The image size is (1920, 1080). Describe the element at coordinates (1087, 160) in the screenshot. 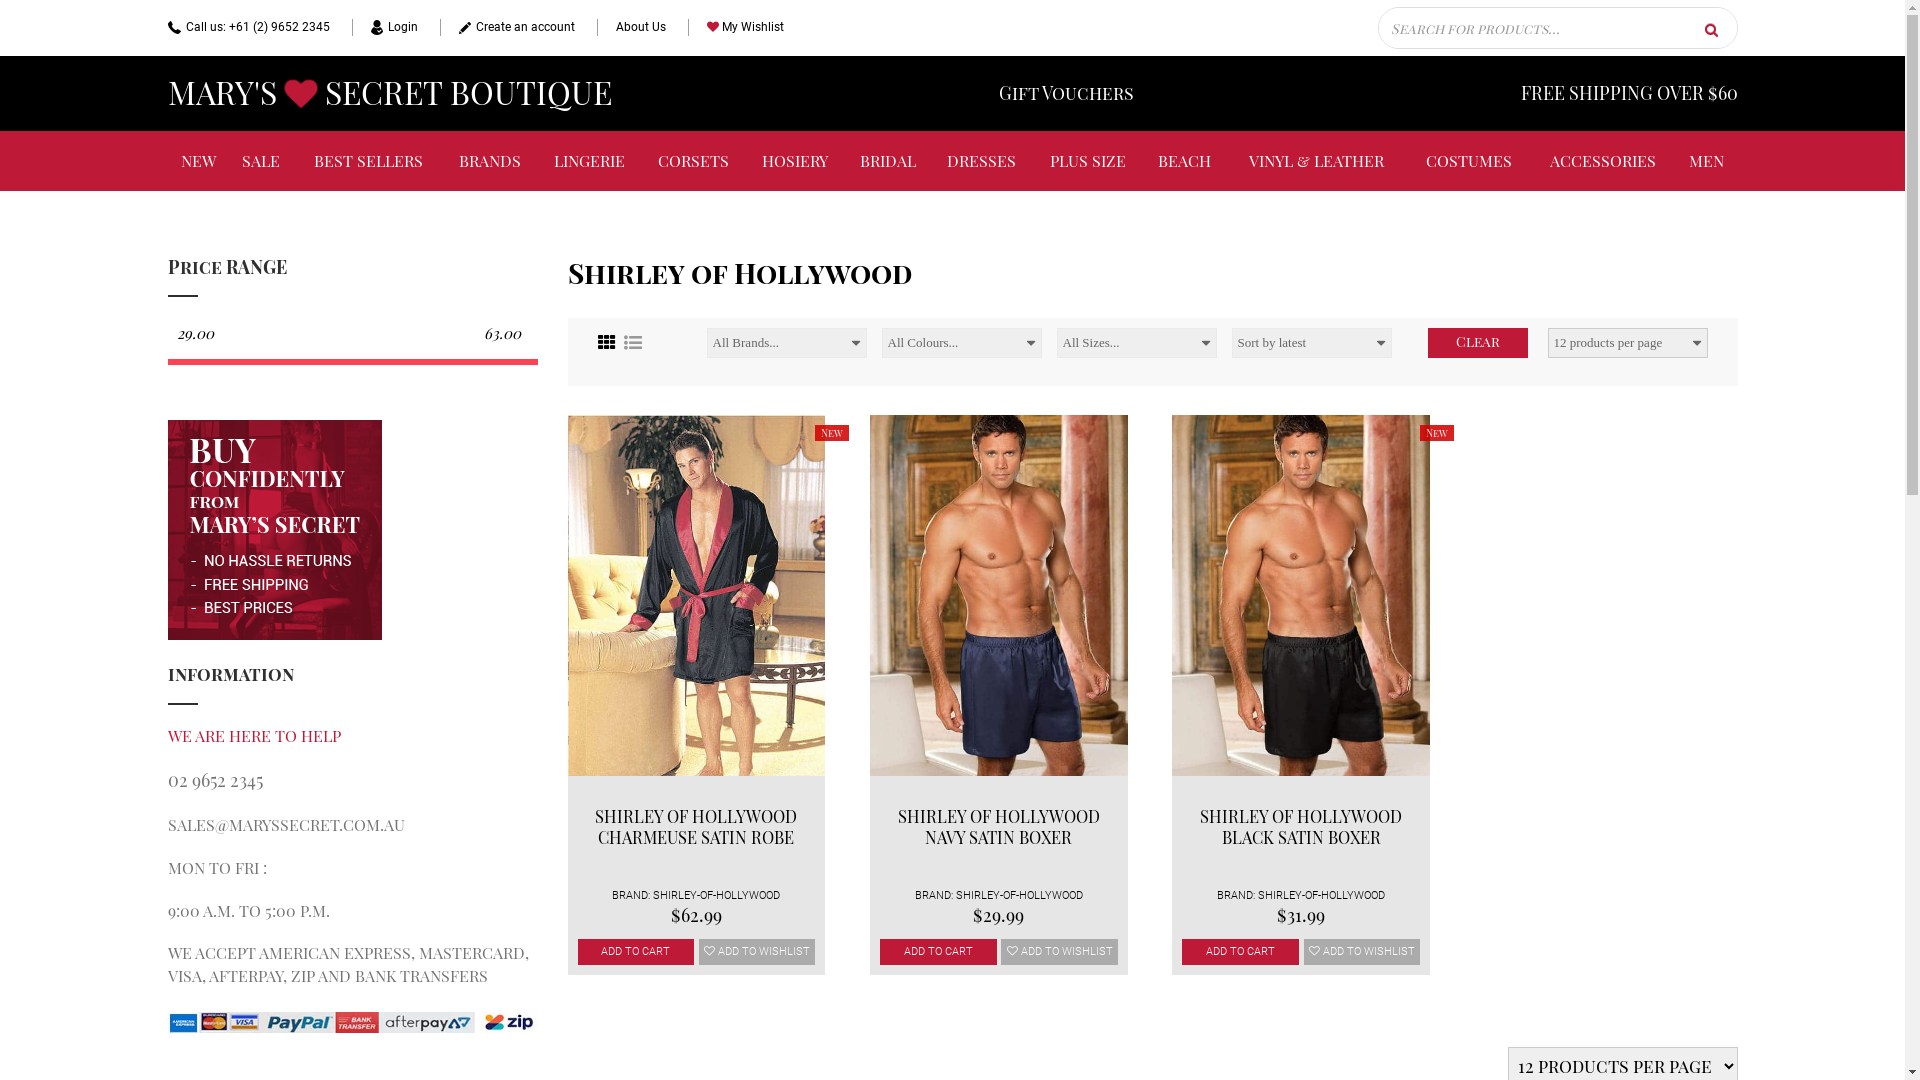

I see `'PLUS SIZE'` at that location.